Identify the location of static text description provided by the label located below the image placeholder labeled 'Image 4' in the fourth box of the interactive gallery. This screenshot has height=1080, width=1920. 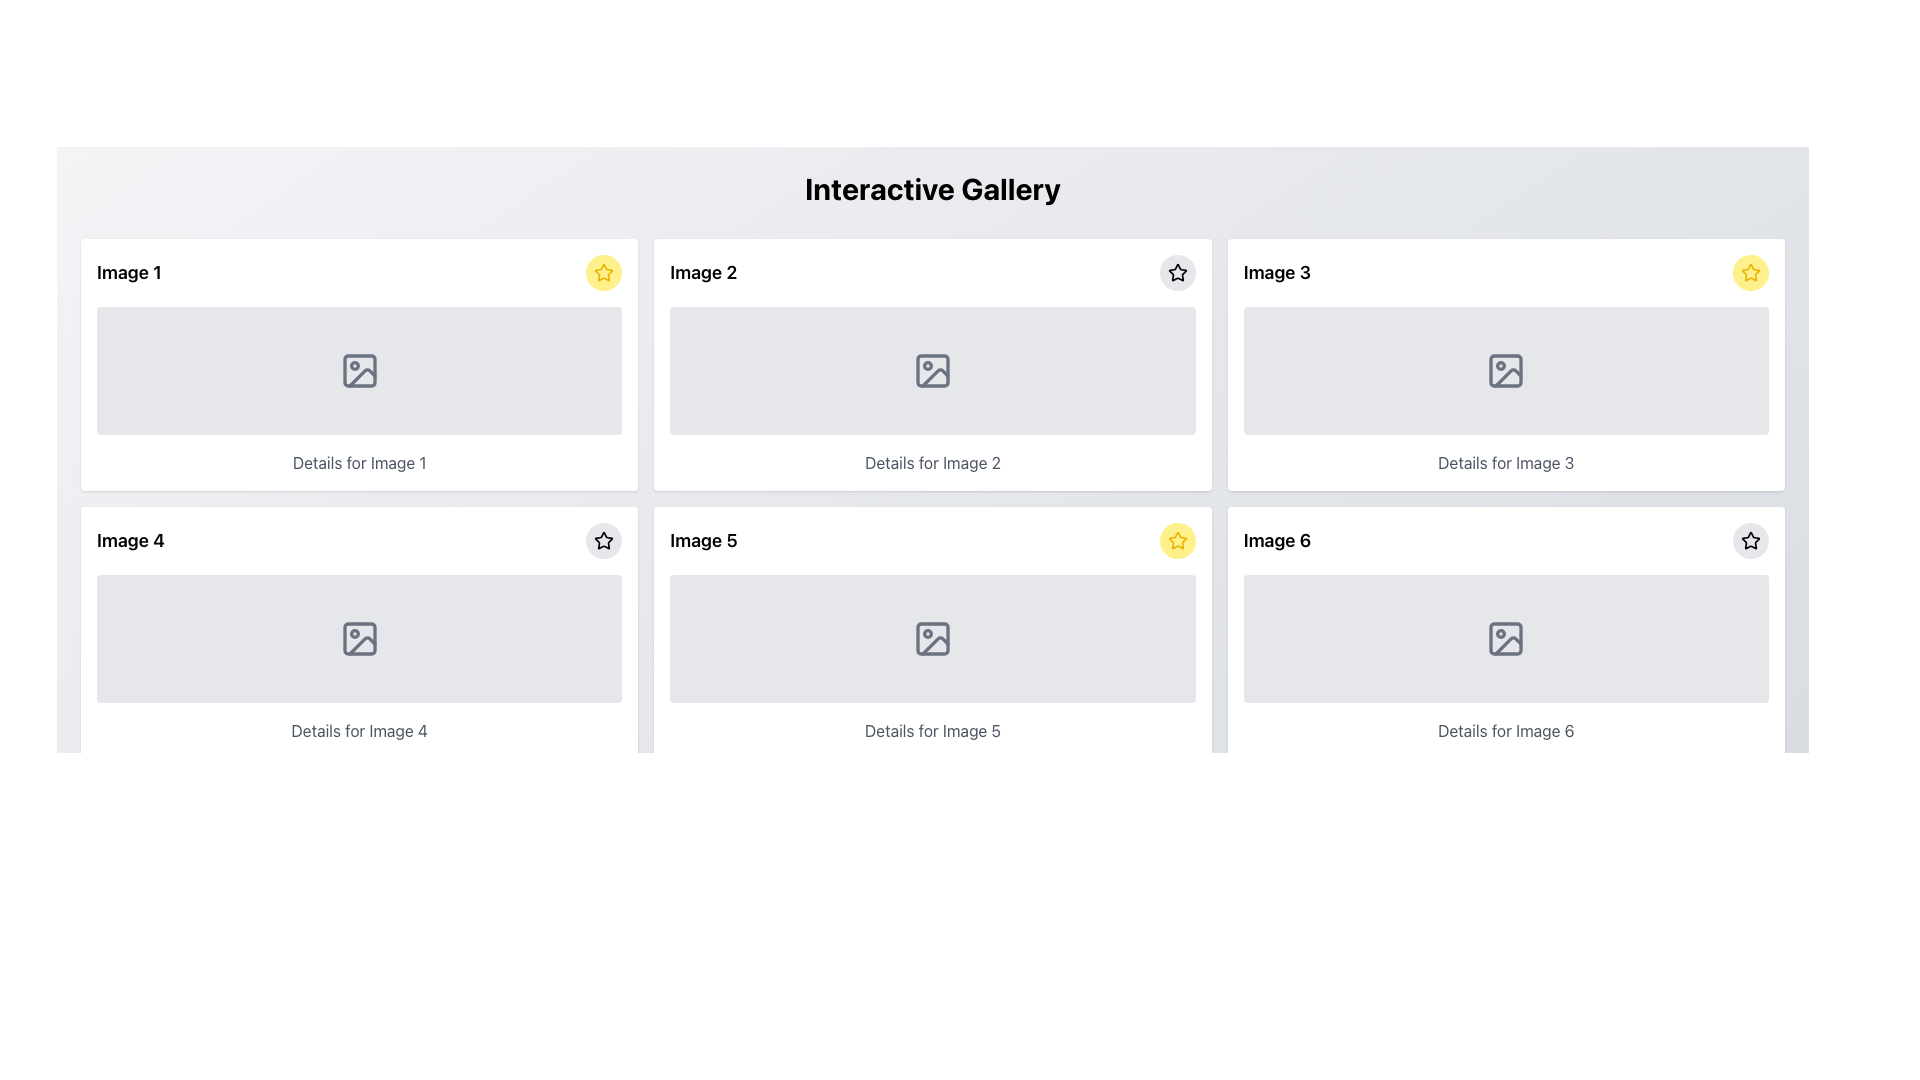
(359, 731).